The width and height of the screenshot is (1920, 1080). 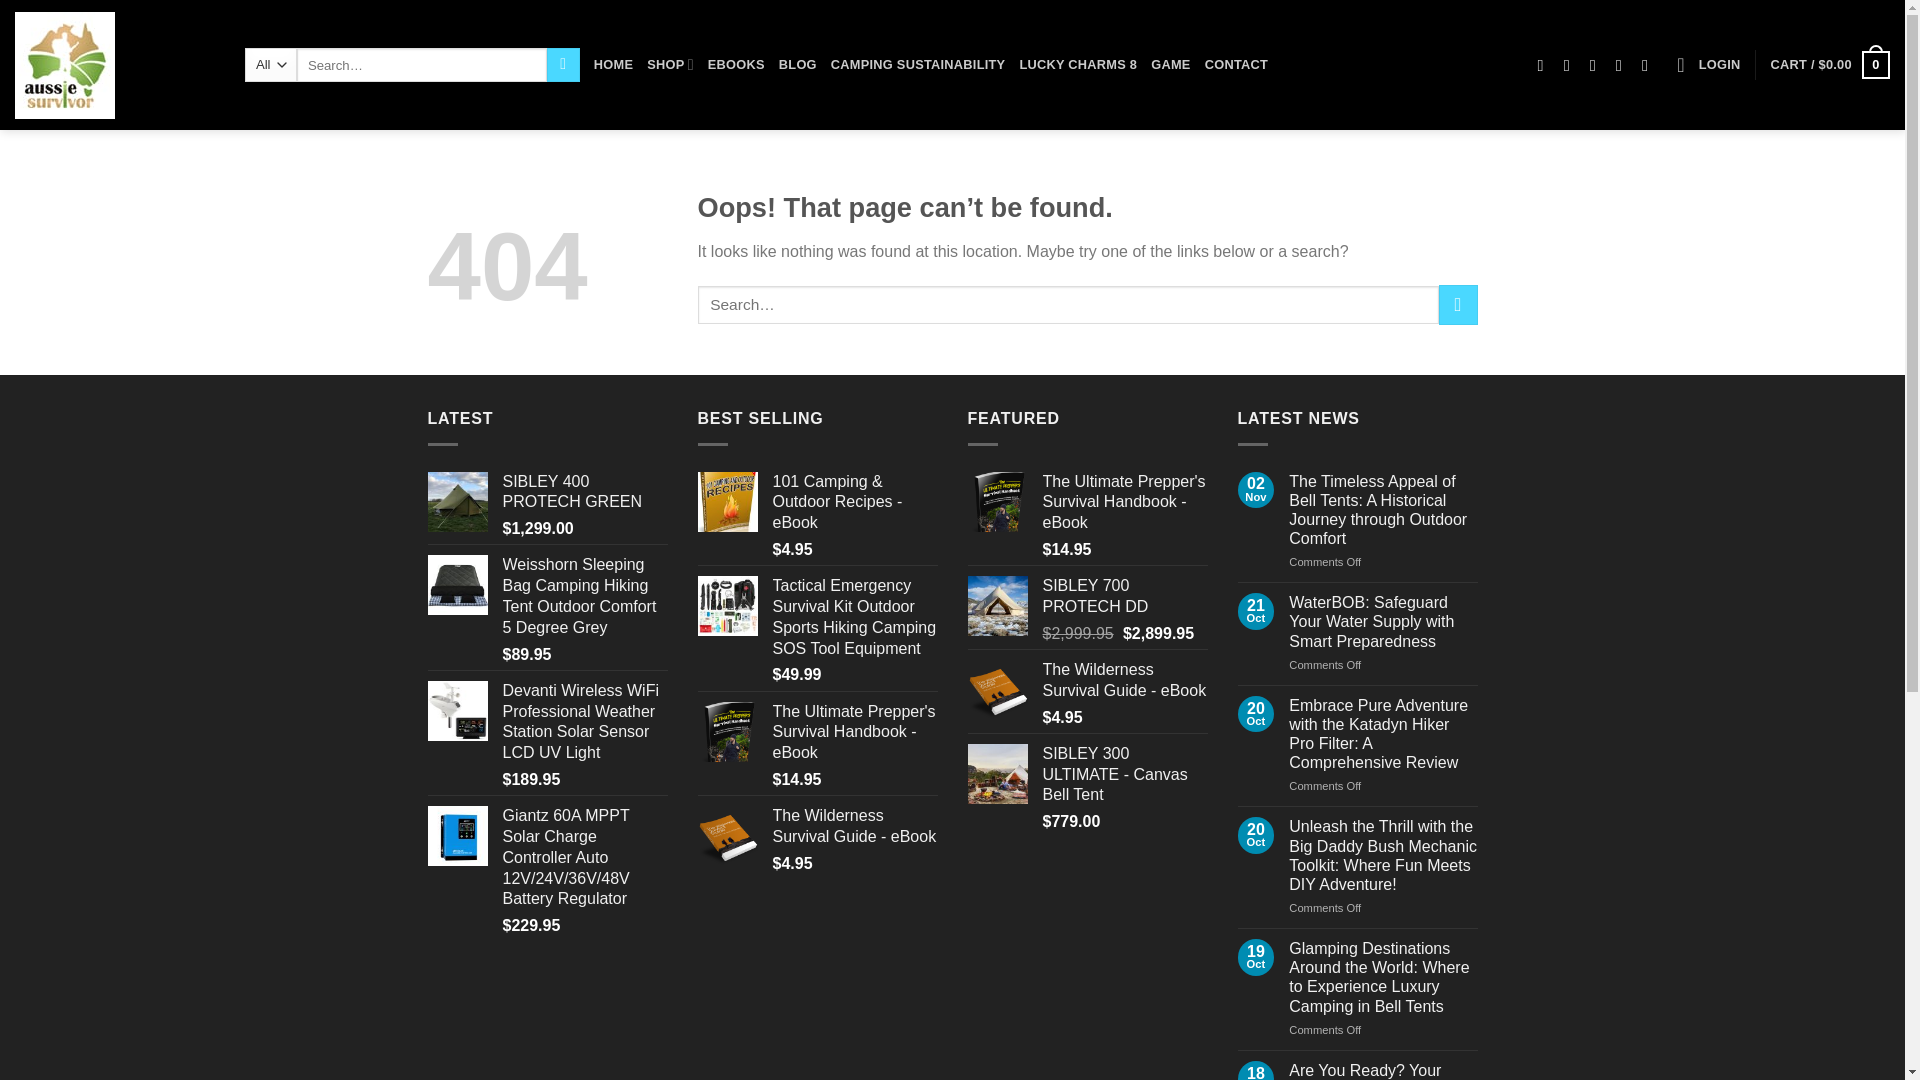 I want to click on 'CART / $0.00, so click(x=1830, y=64).